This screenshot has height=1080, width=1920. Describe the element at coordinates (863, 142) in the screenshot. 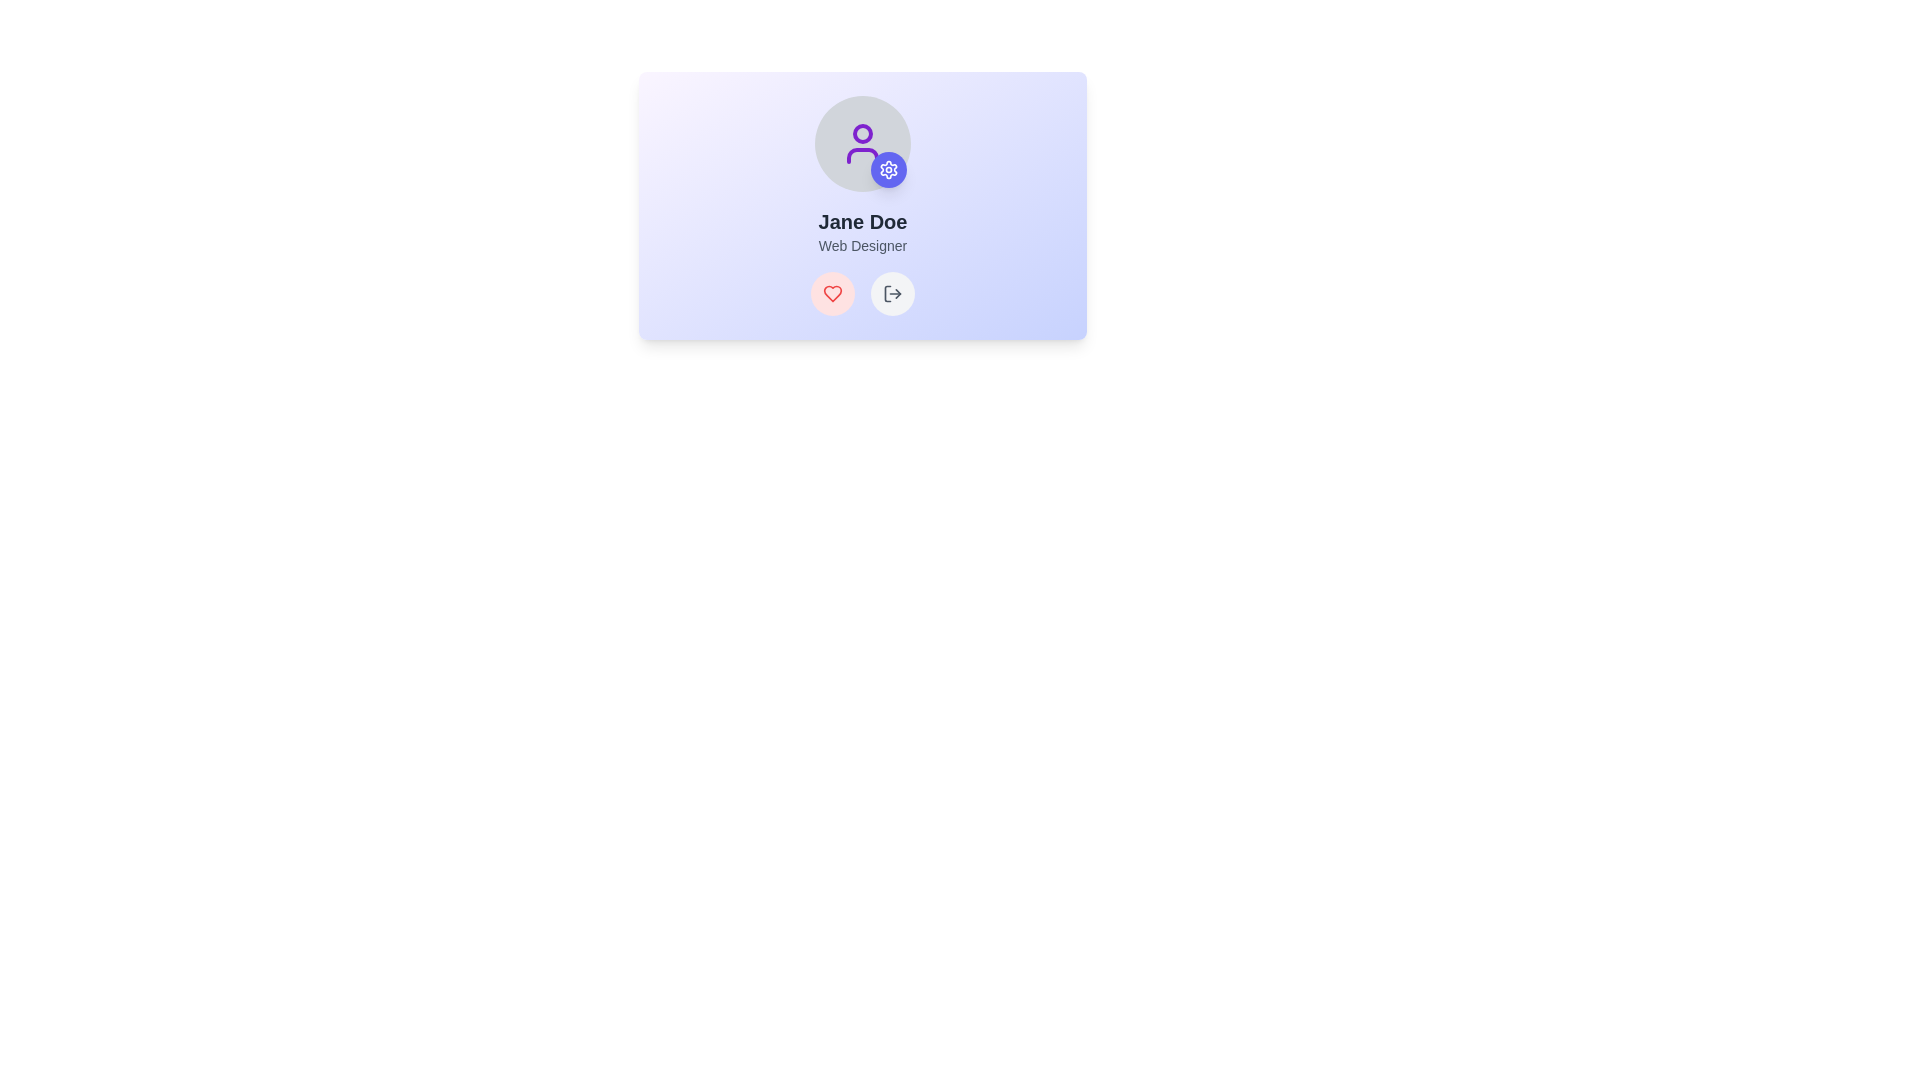

I see `the gear icon badge on the user profile graphic located at the top center of the card, just above the 'Jane Doe' name text` at that location.